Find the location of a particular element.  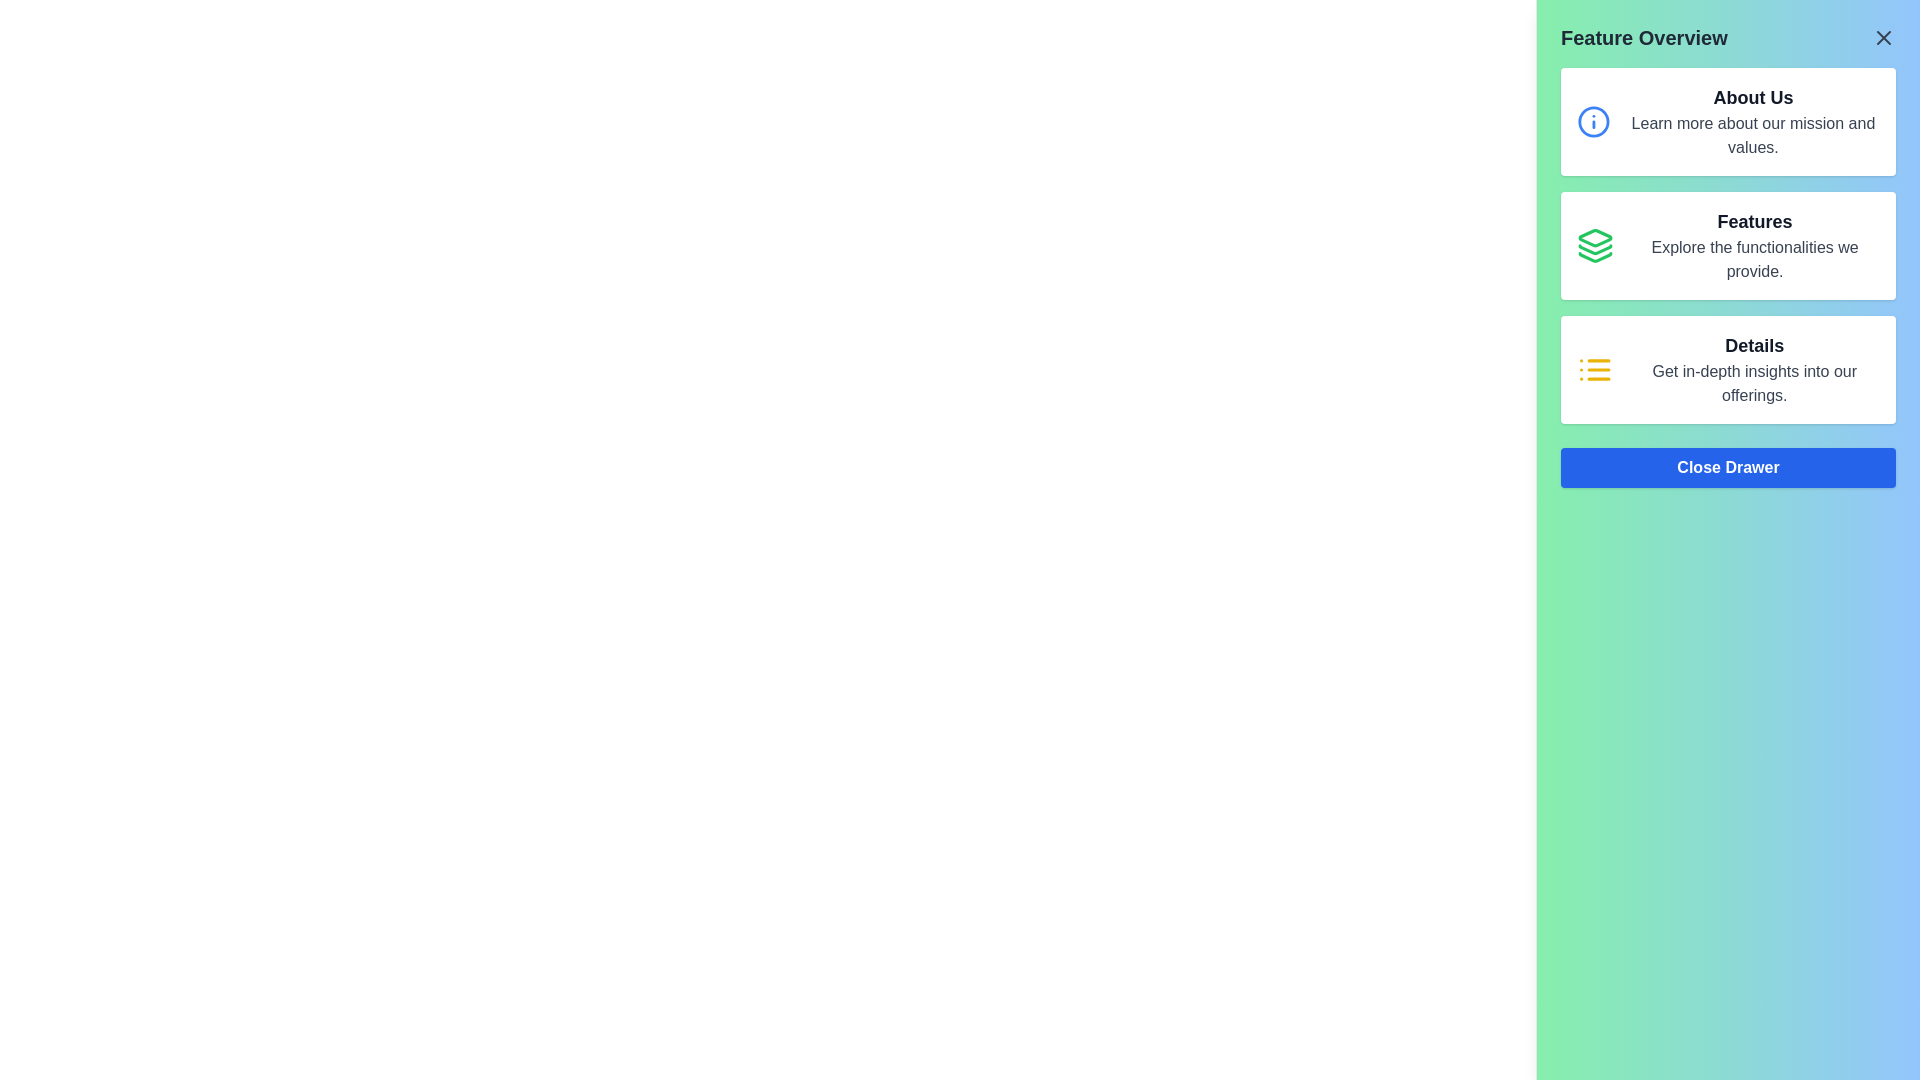

the interactive text block located in the lower part of the sidebar, specifically the third item in the list that provides access to detailed information about the application is located at coordinates (1753, 370).